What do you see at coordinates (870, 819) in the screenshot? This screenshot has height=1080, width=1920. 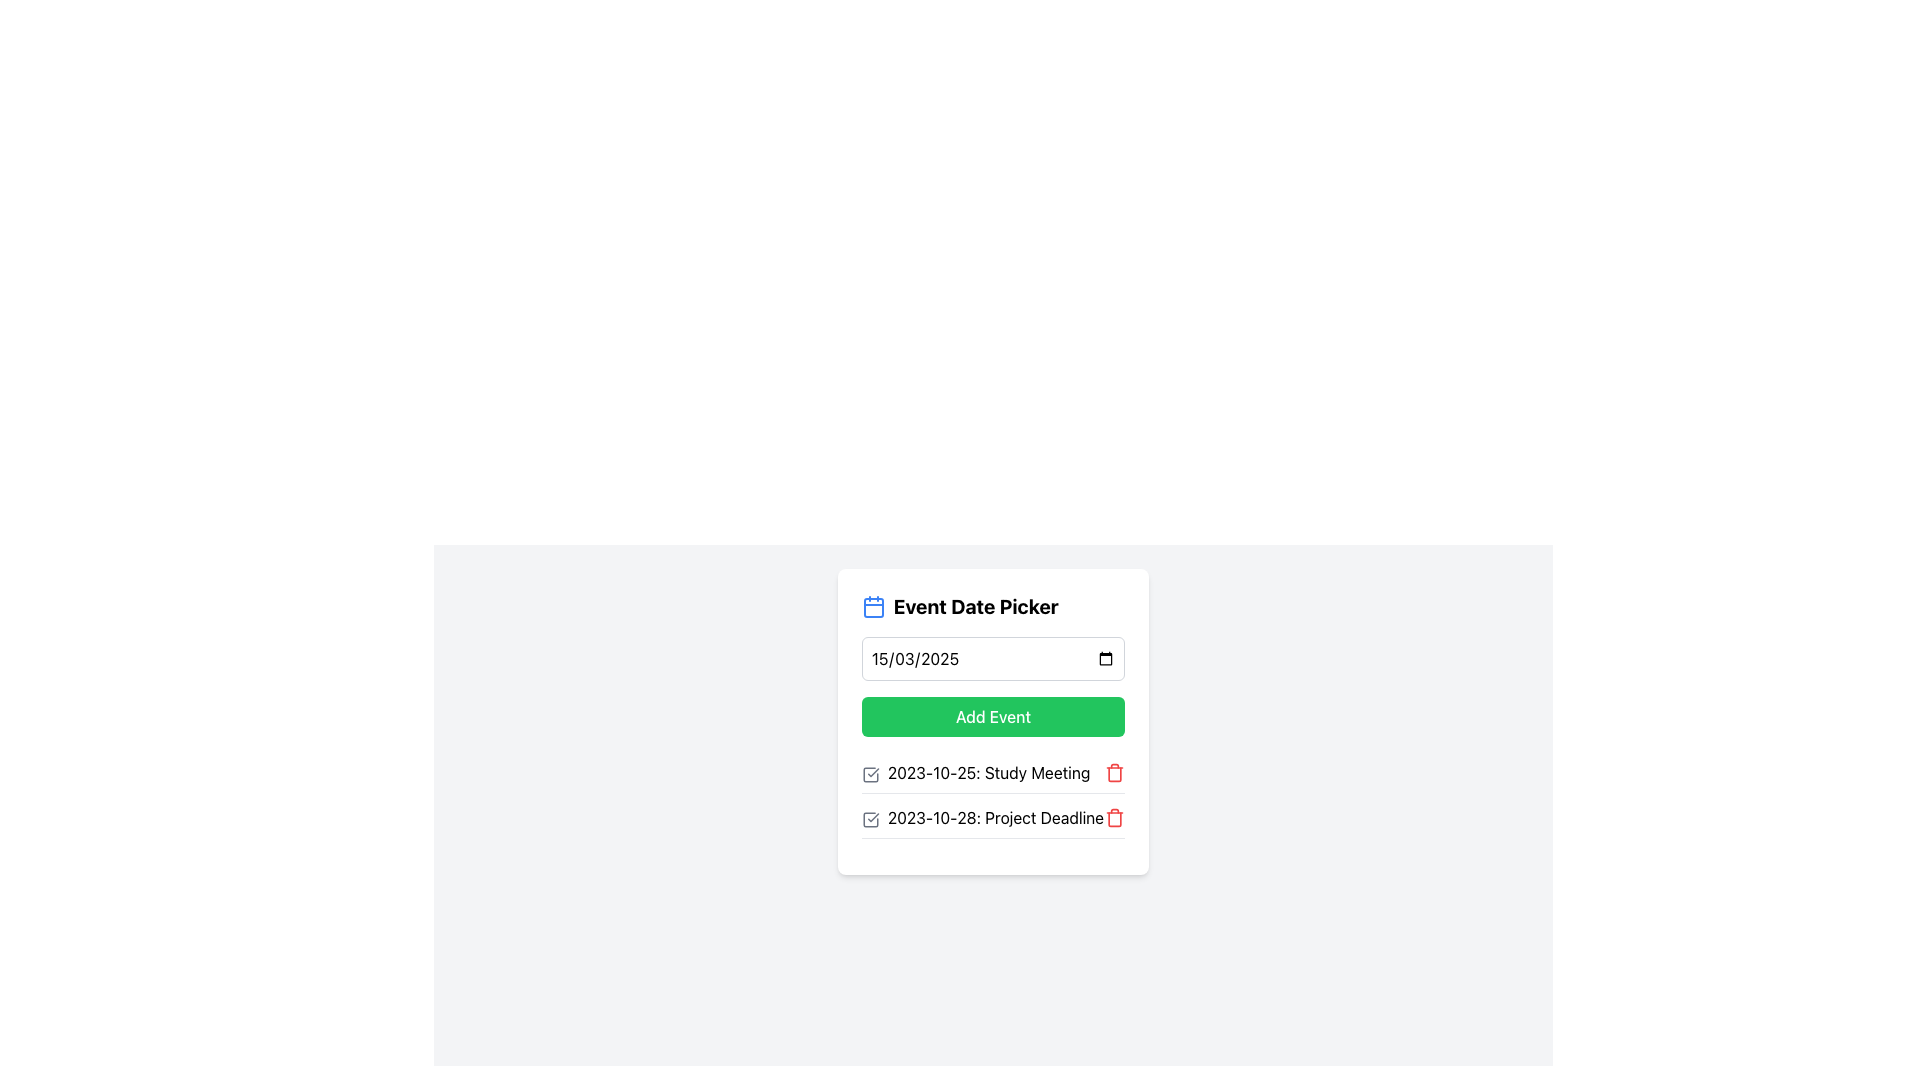 I see `the checkbox icon with a checkmark` at bounding box center [870, 819].